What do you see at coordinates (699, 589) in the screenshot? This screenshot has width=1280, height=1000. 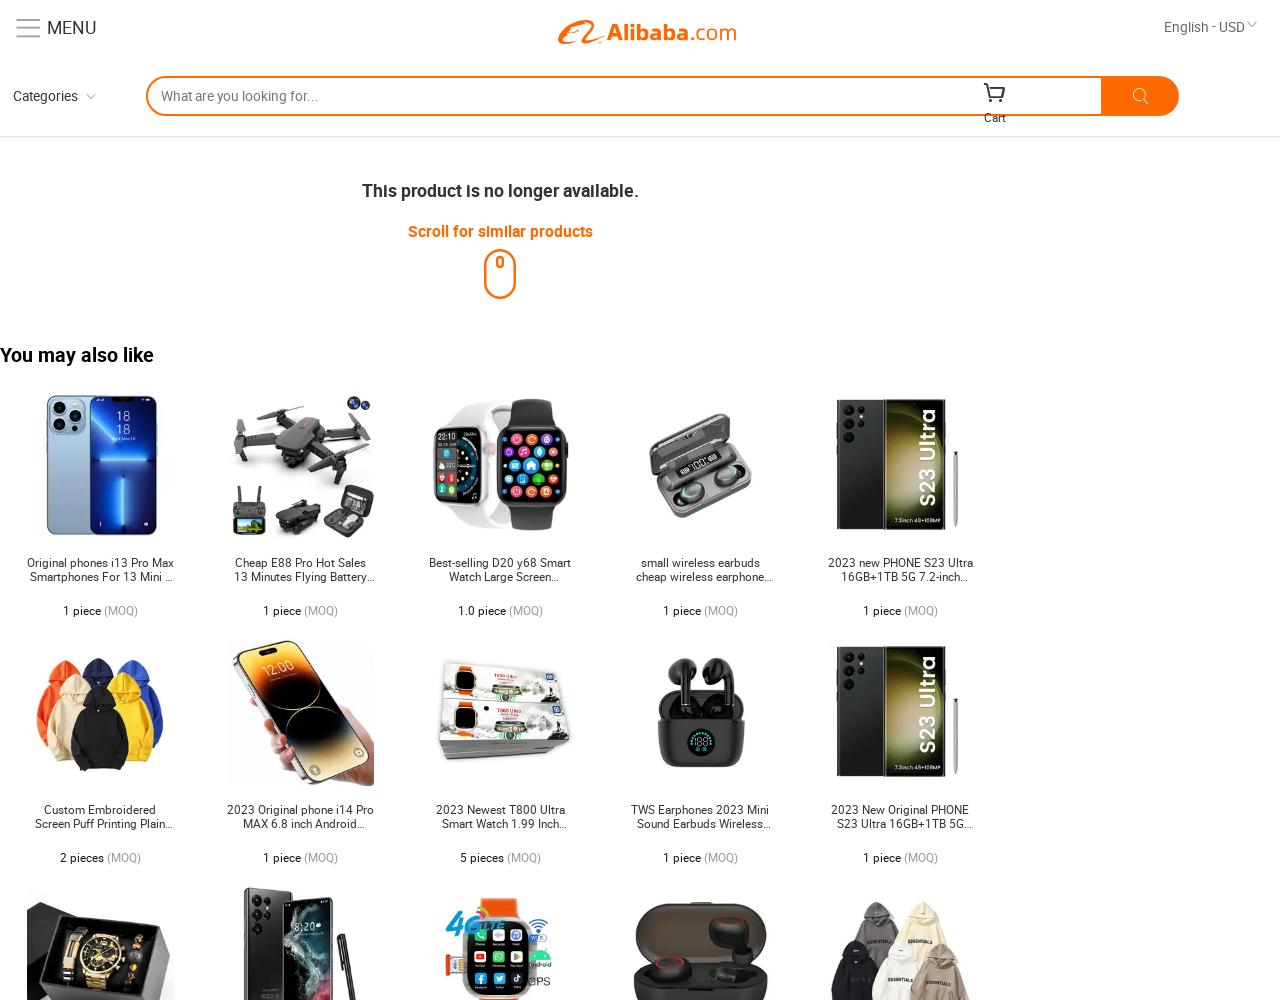 I see `'small wireless earbuds cheap wireless earphone sports earbuds games true wireless earbuds tws in-ear headphones F9-5C'` at bounding box center [699, 589].